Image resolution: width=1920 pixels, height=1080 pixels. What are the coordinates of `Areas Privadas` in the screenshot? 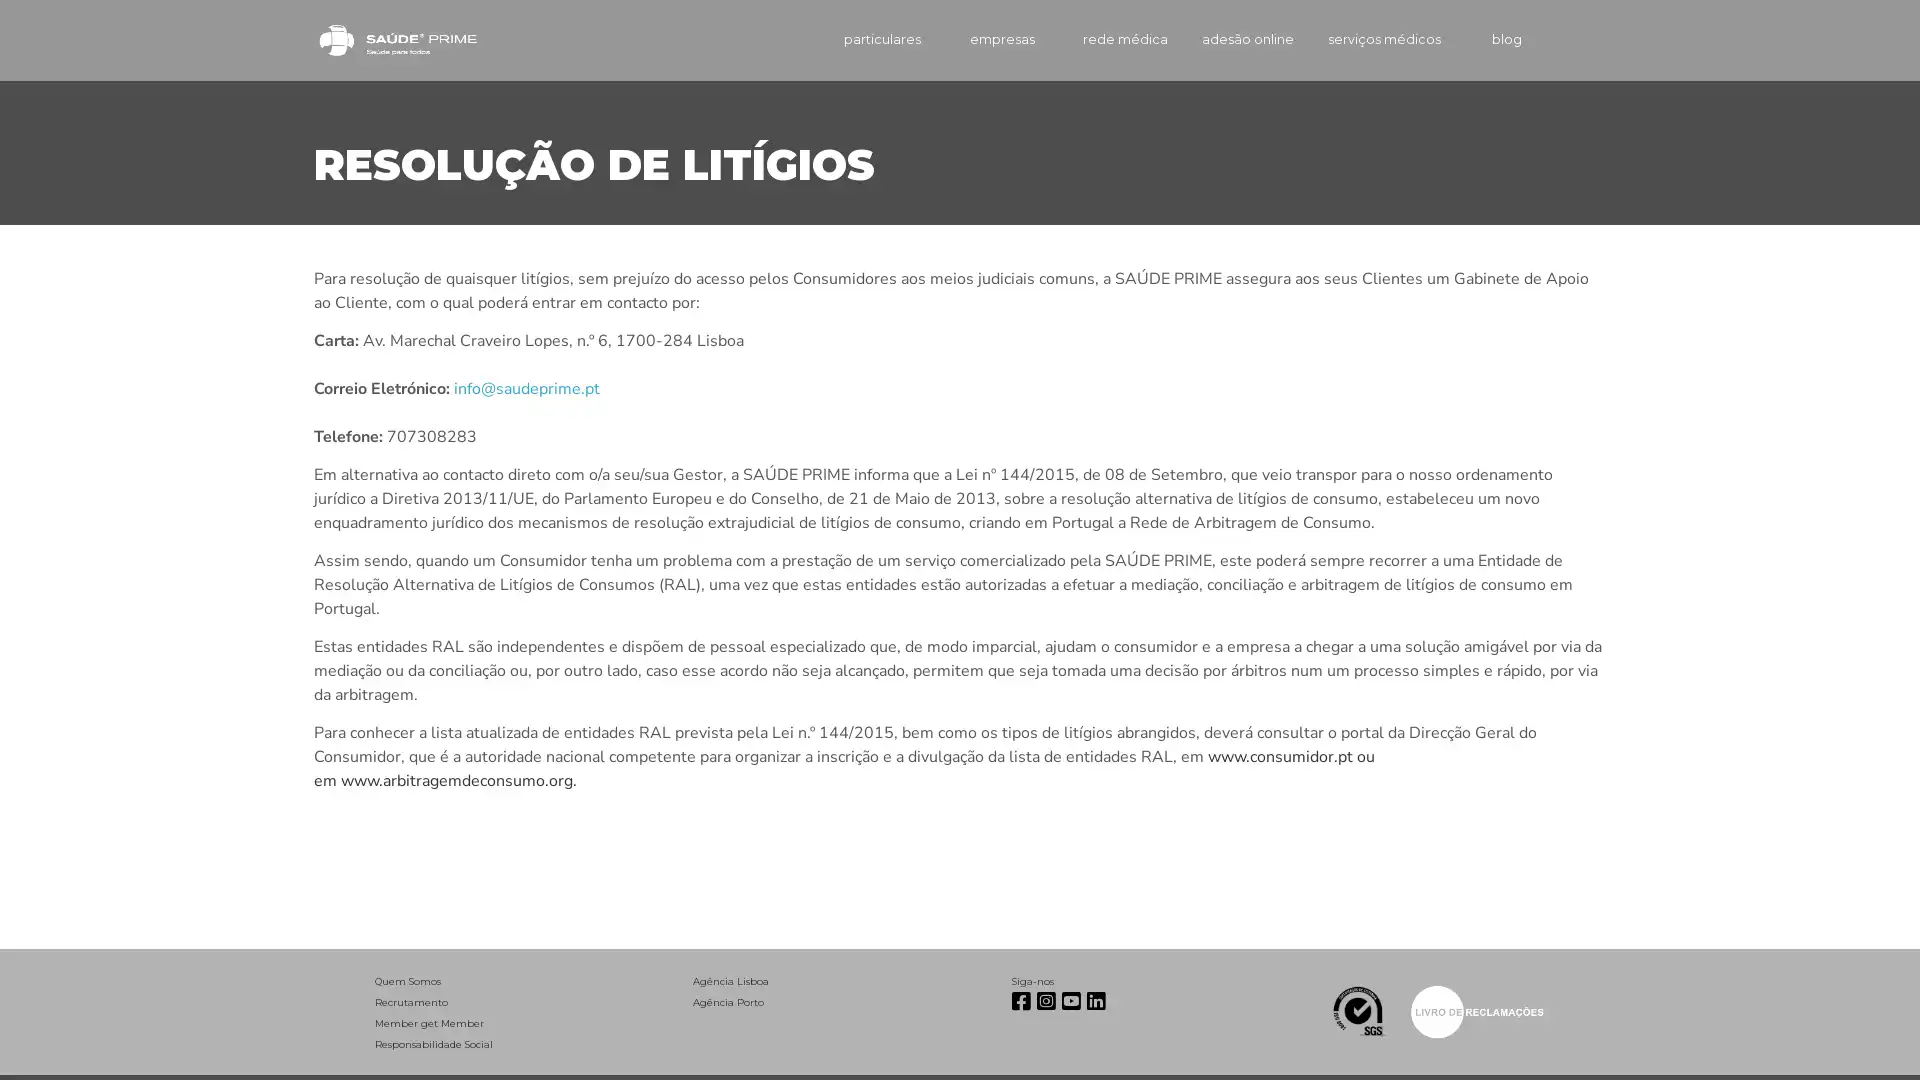 It's located at (1578, 39).